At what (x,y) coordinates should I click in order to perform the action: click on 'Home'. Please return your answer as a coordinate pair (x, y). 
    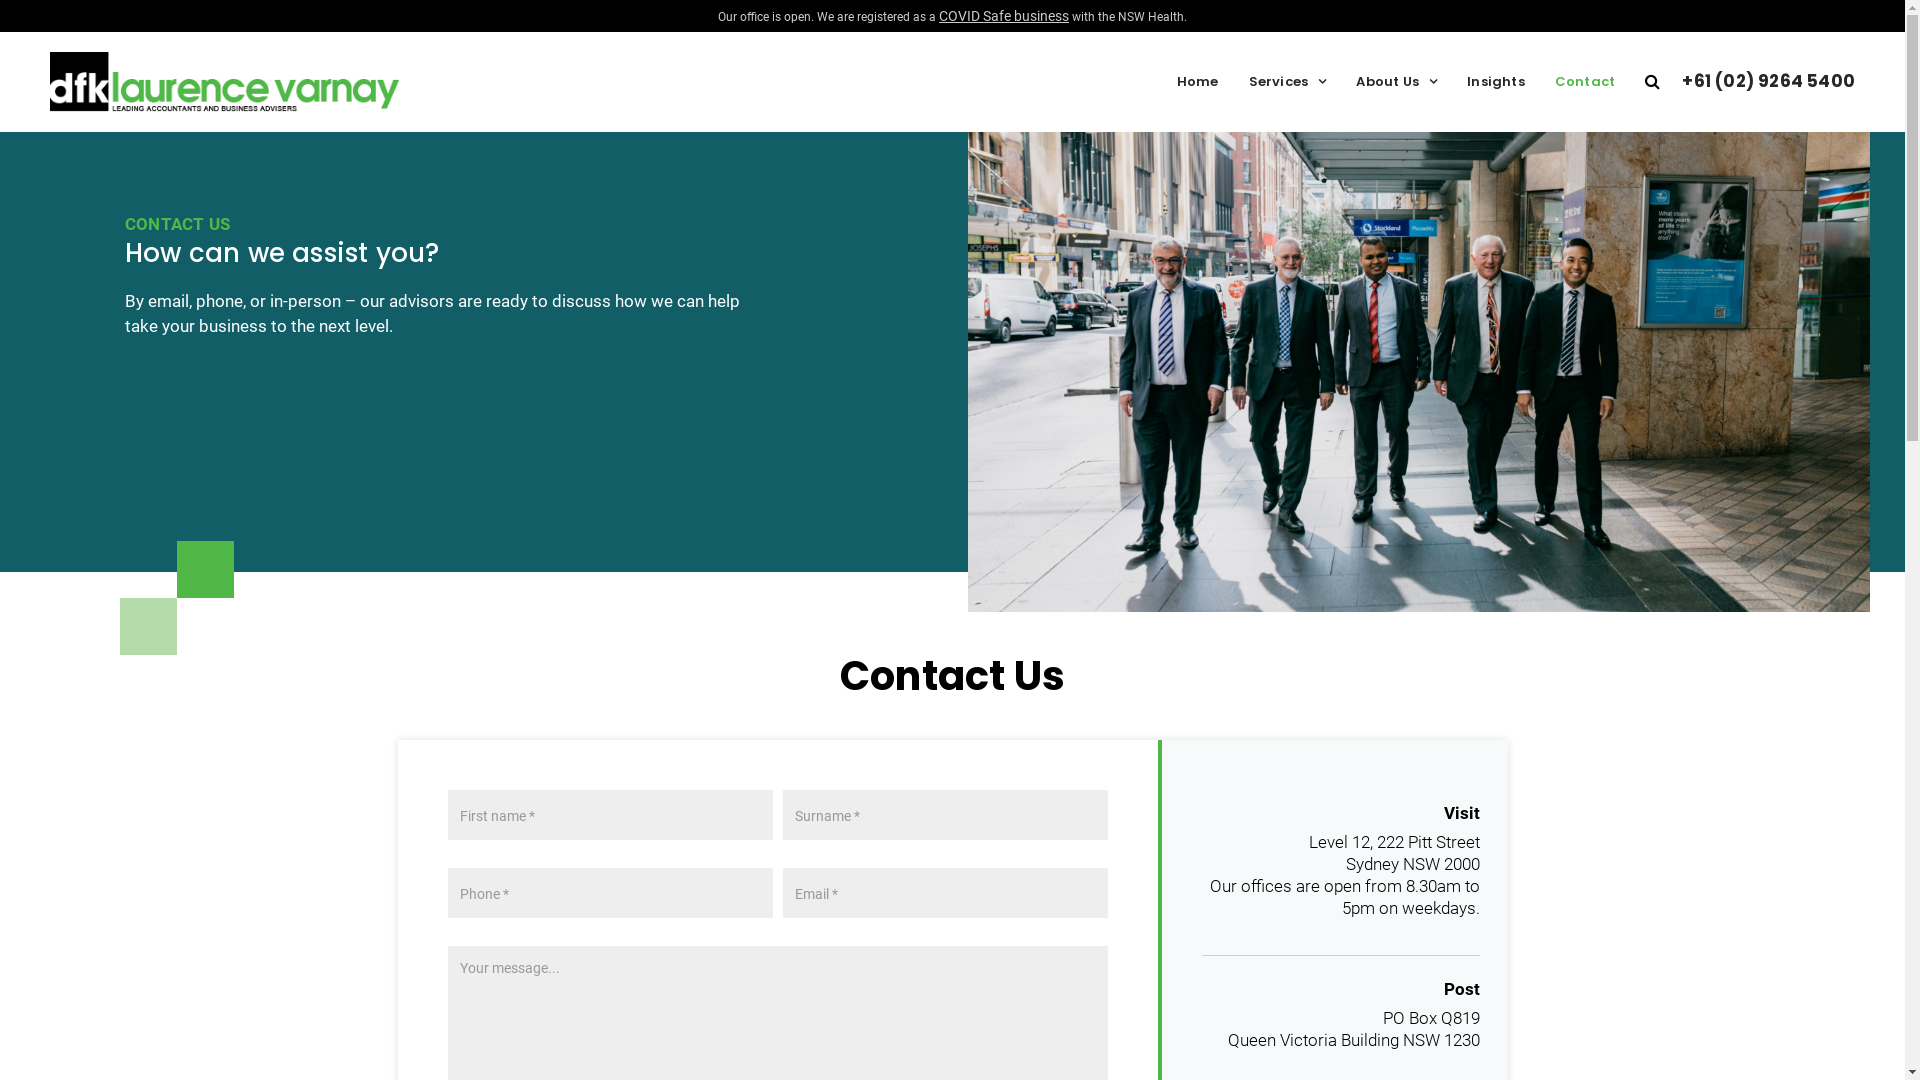
    Looking at the image, I should click on (1198, 80).